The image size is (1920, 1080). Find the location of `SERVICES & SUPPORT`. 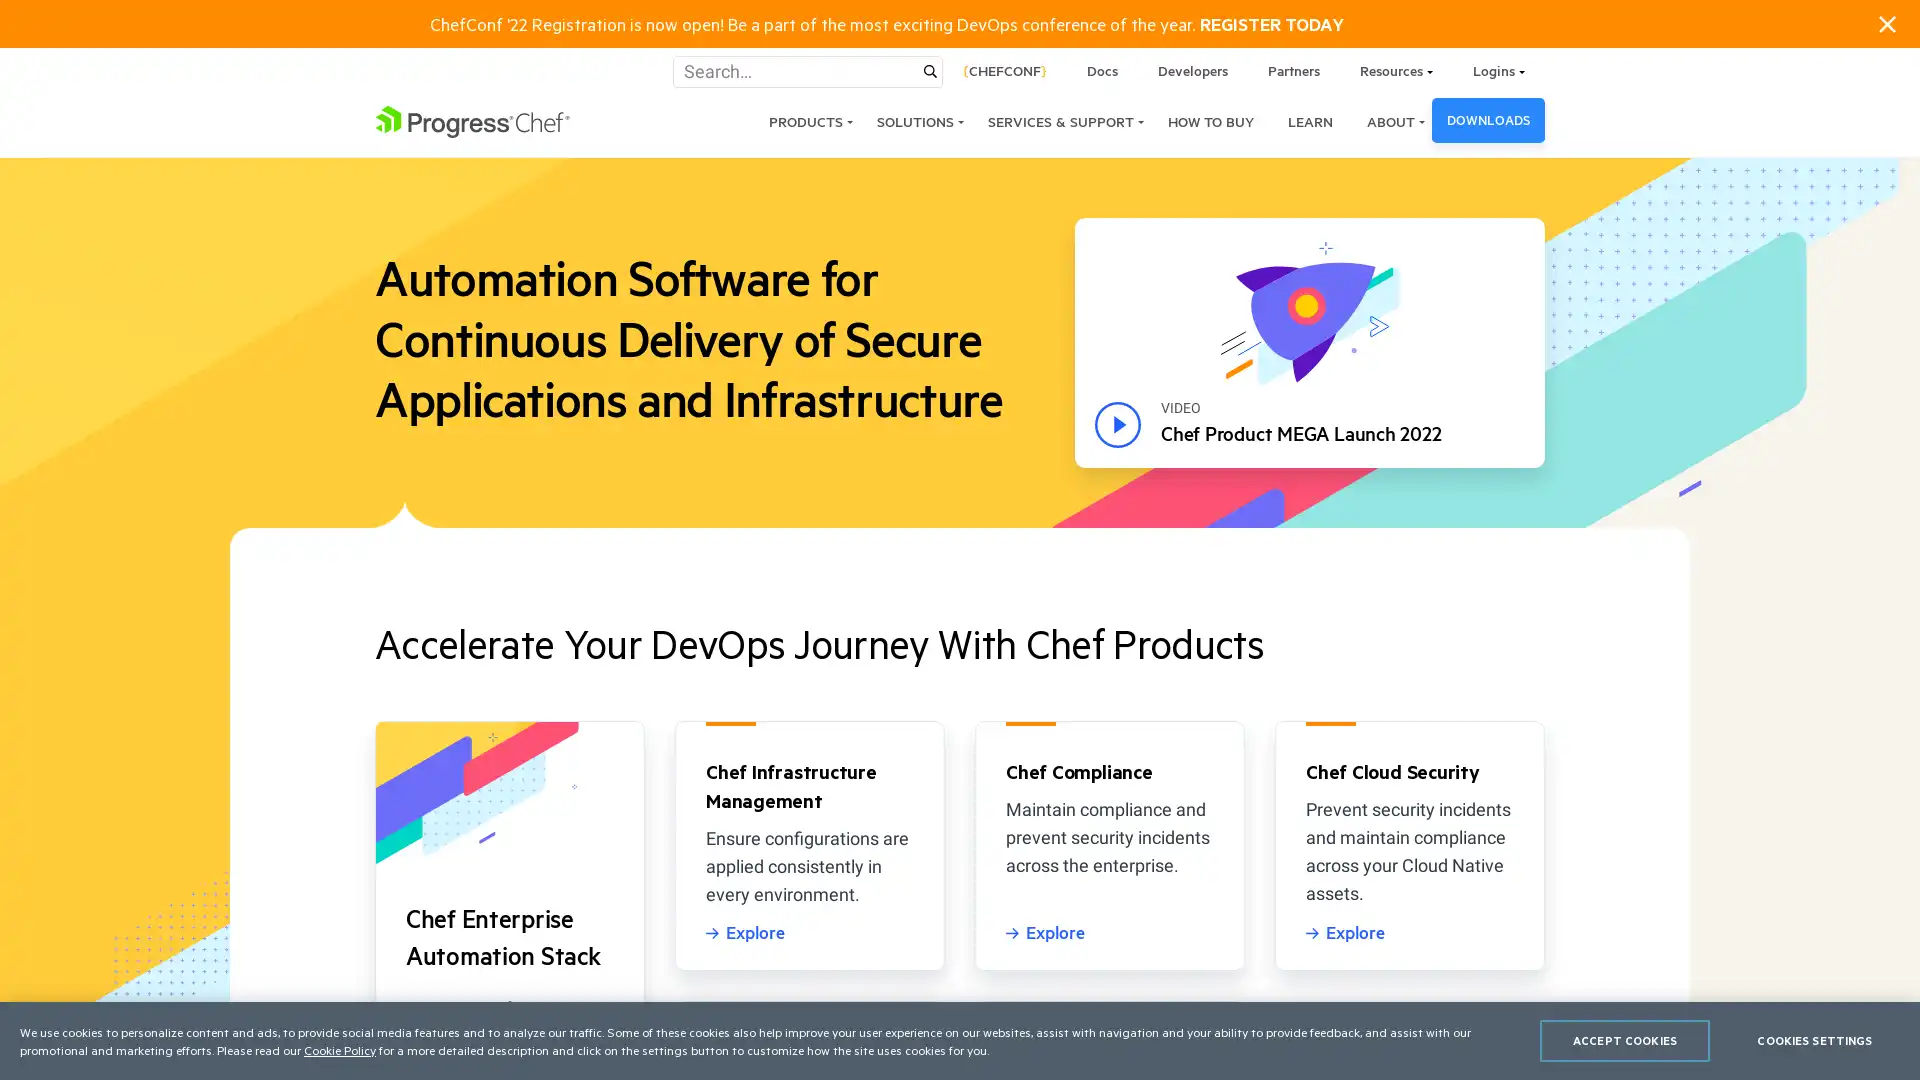

SERVICES & SUPPORT is located at coordinates (1016, 122).